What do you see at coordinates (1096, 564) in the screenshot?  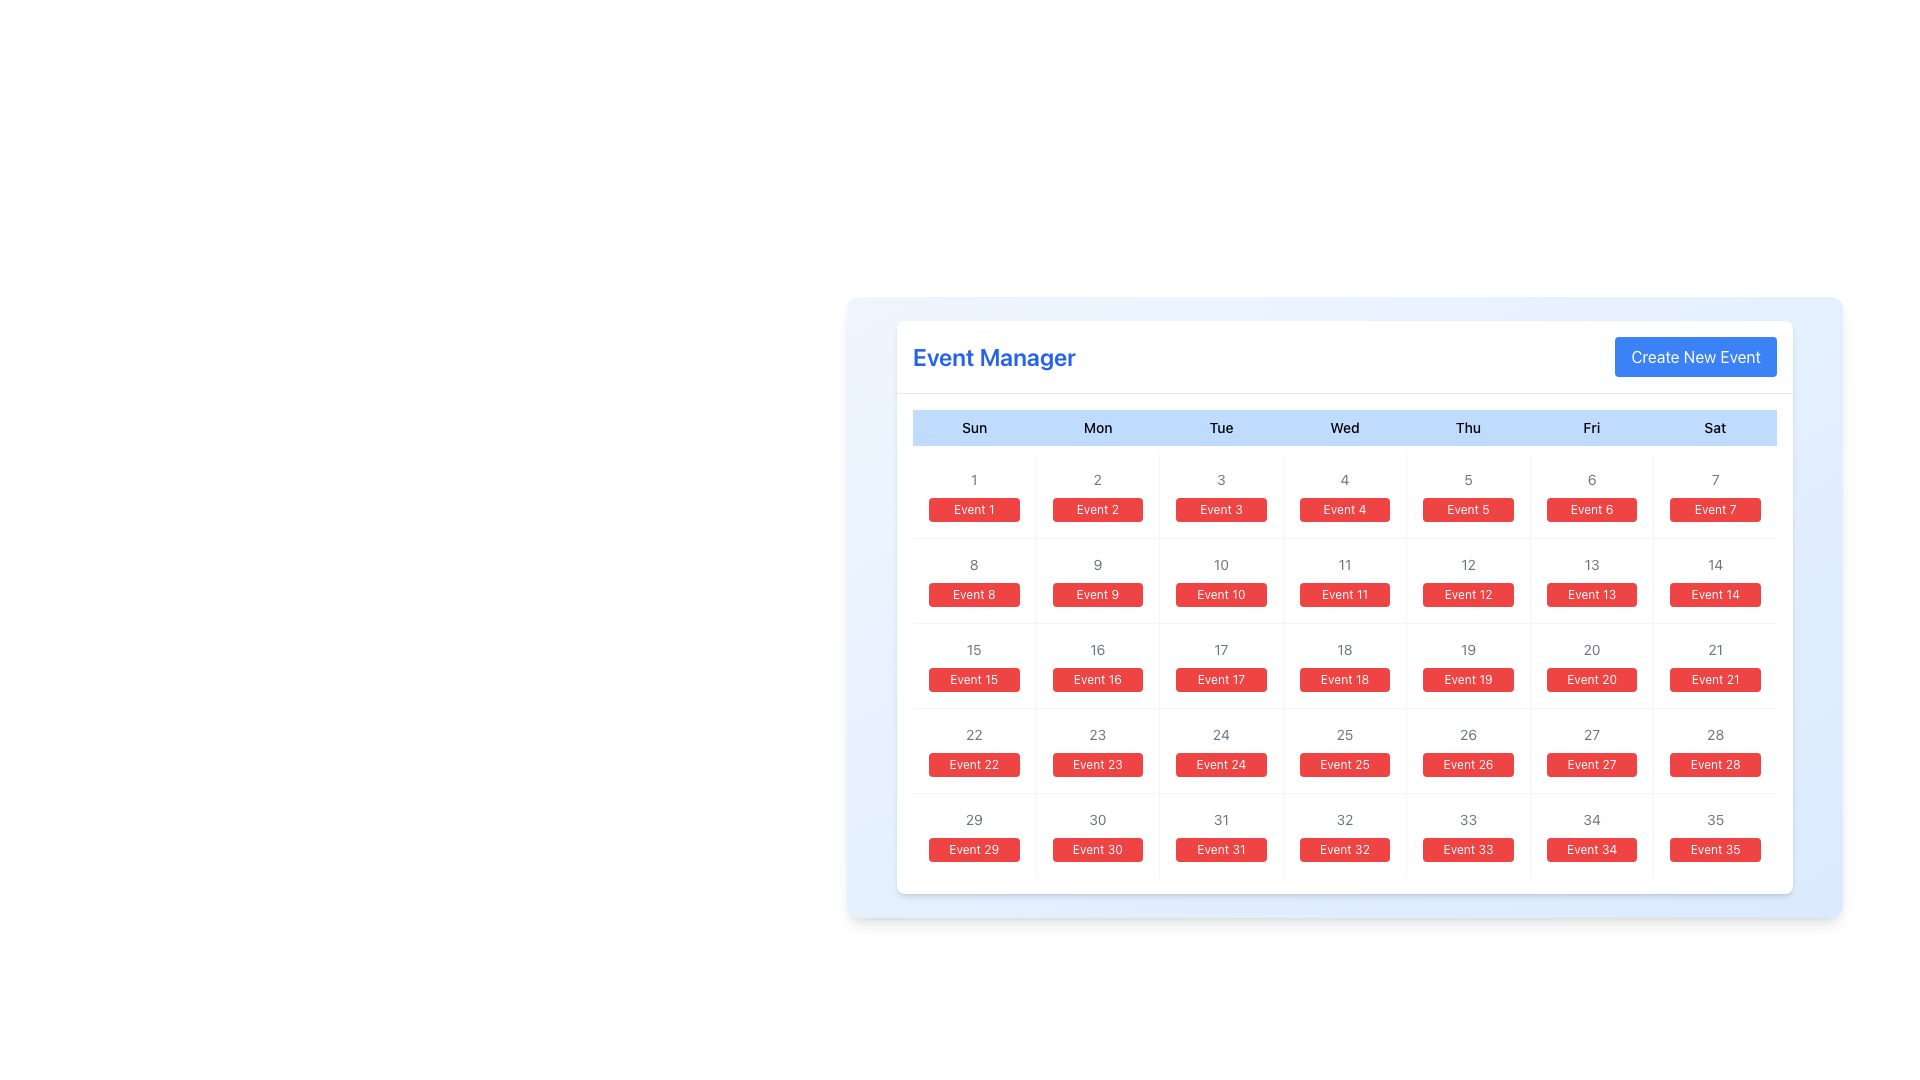 I see `the text label representing the date number in the second column of the second row of the calendar grid, located above the red button labeled 'Event 9'` at bounding box center [1096, 564].